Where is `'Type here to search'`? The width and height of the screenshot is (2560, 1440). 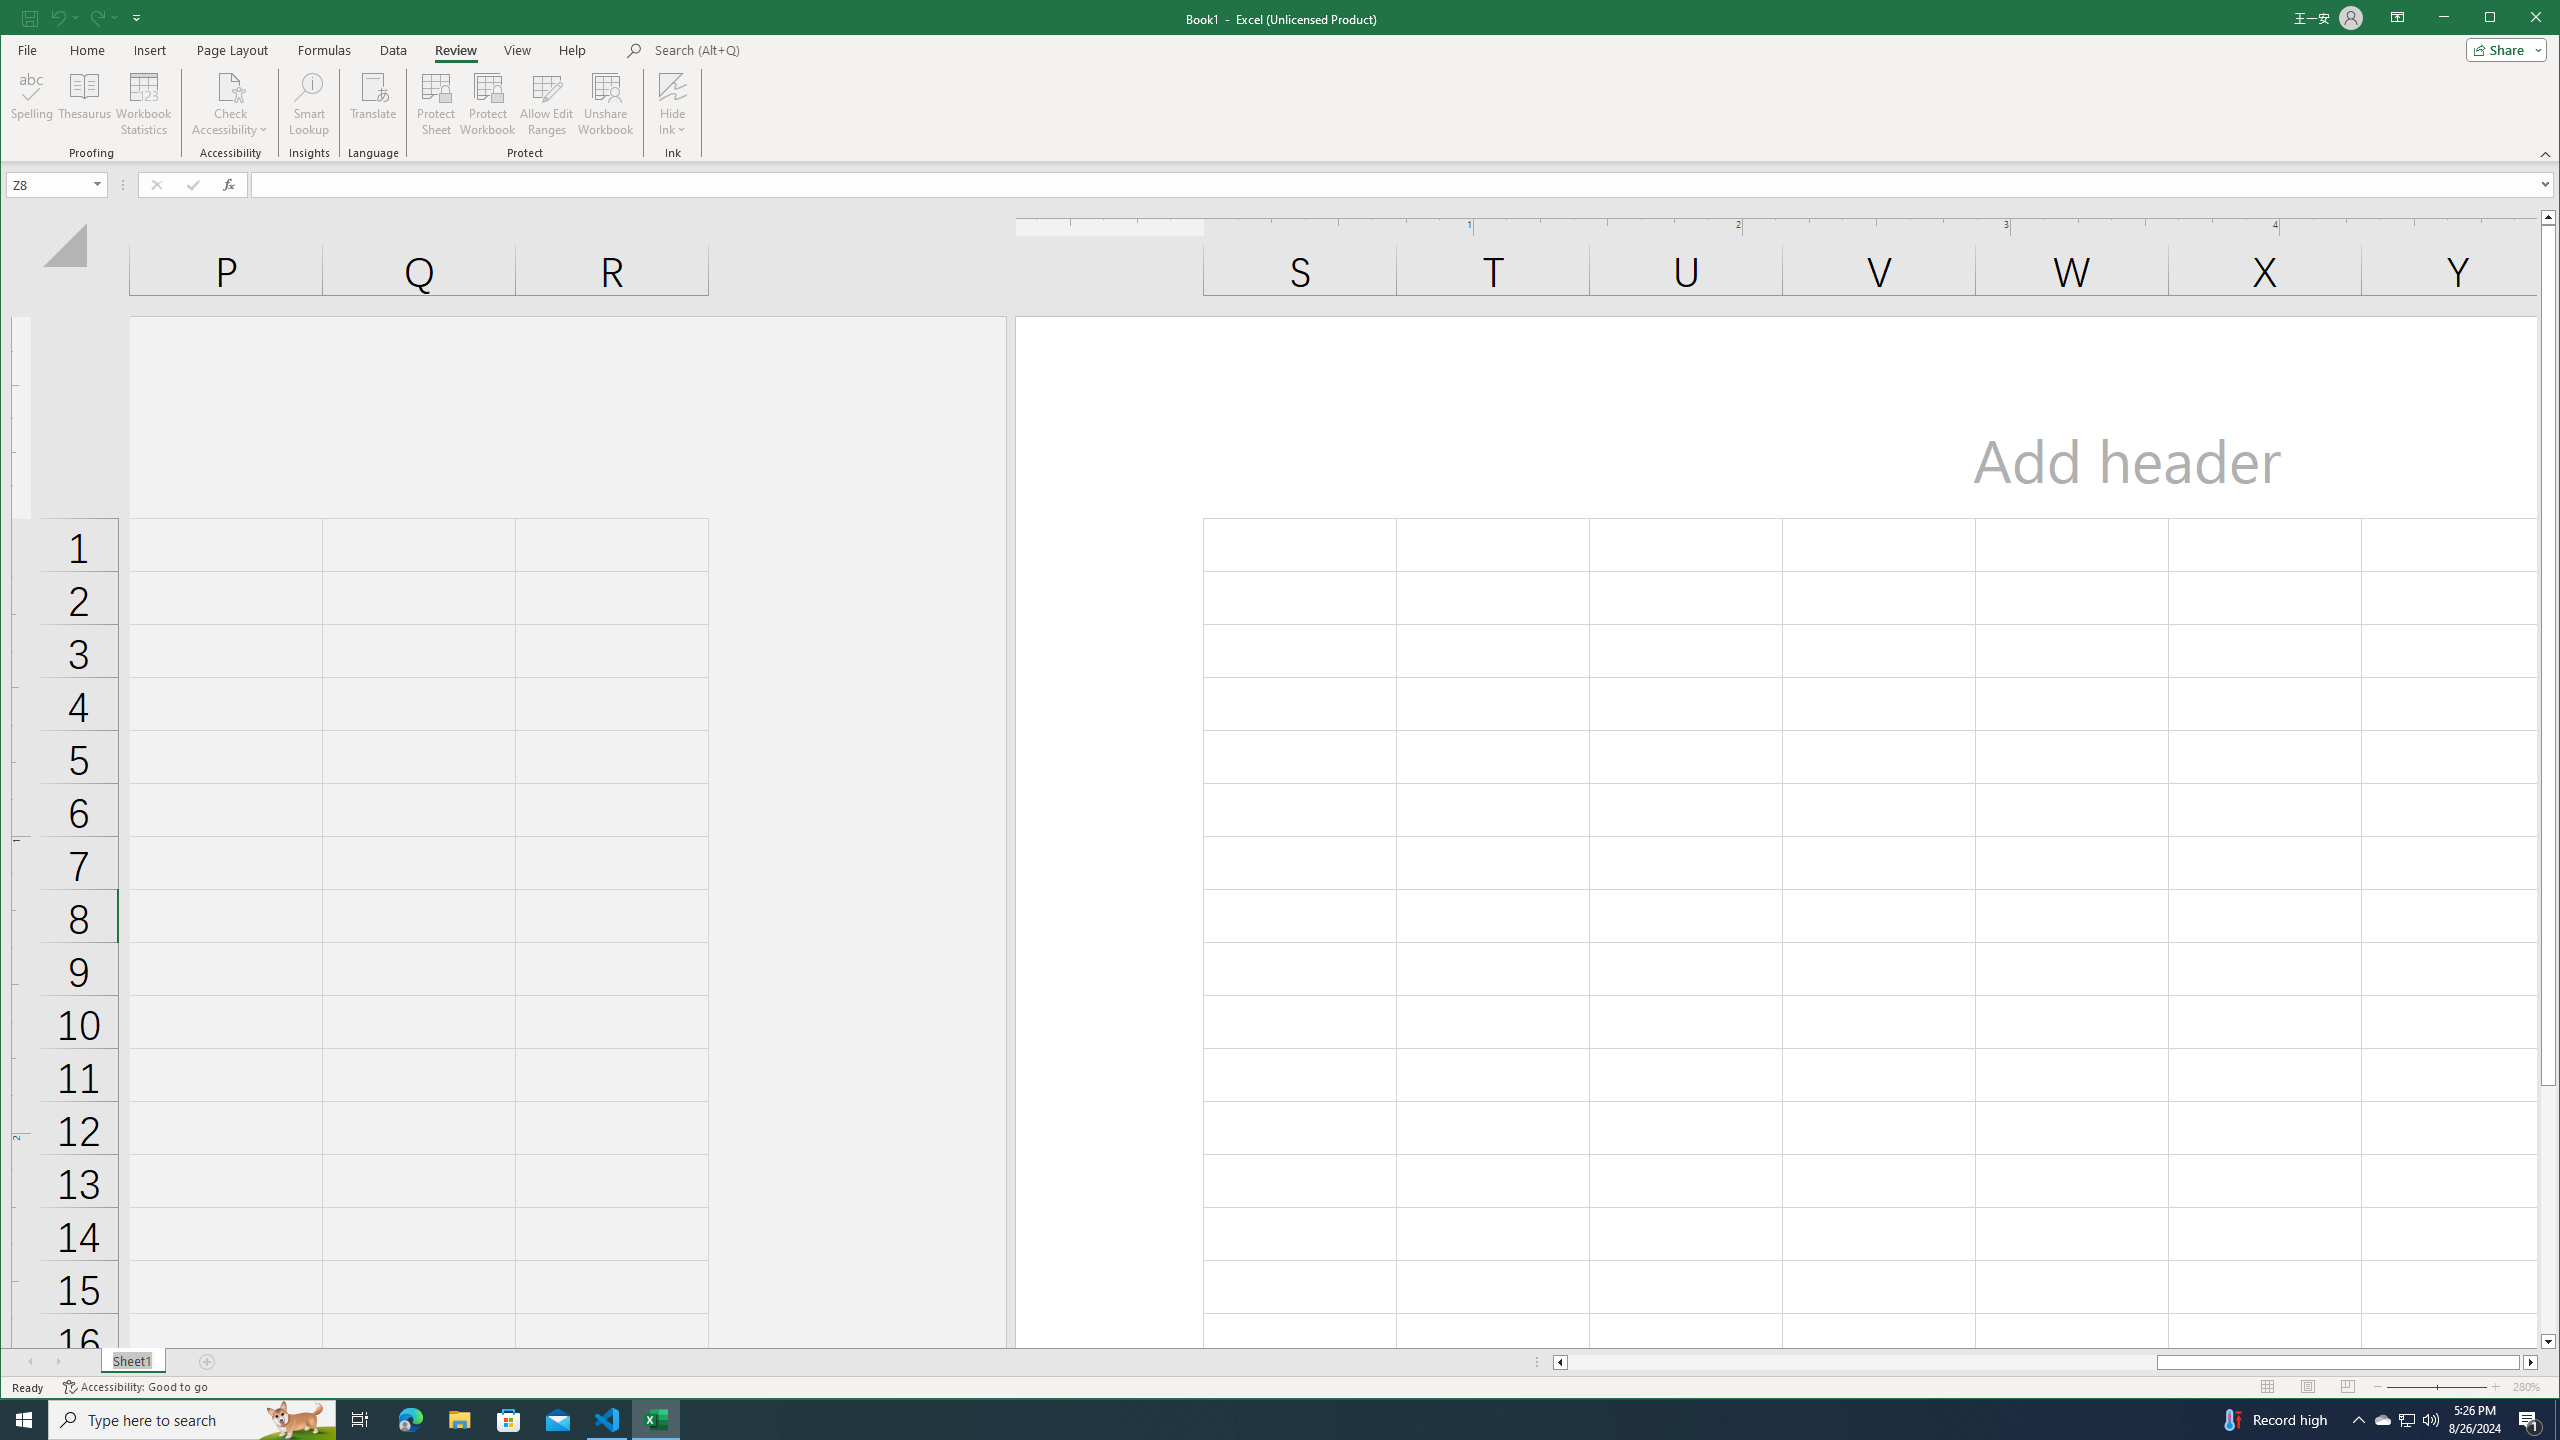
'Type here to search' is located at coordinates (191, 1418).